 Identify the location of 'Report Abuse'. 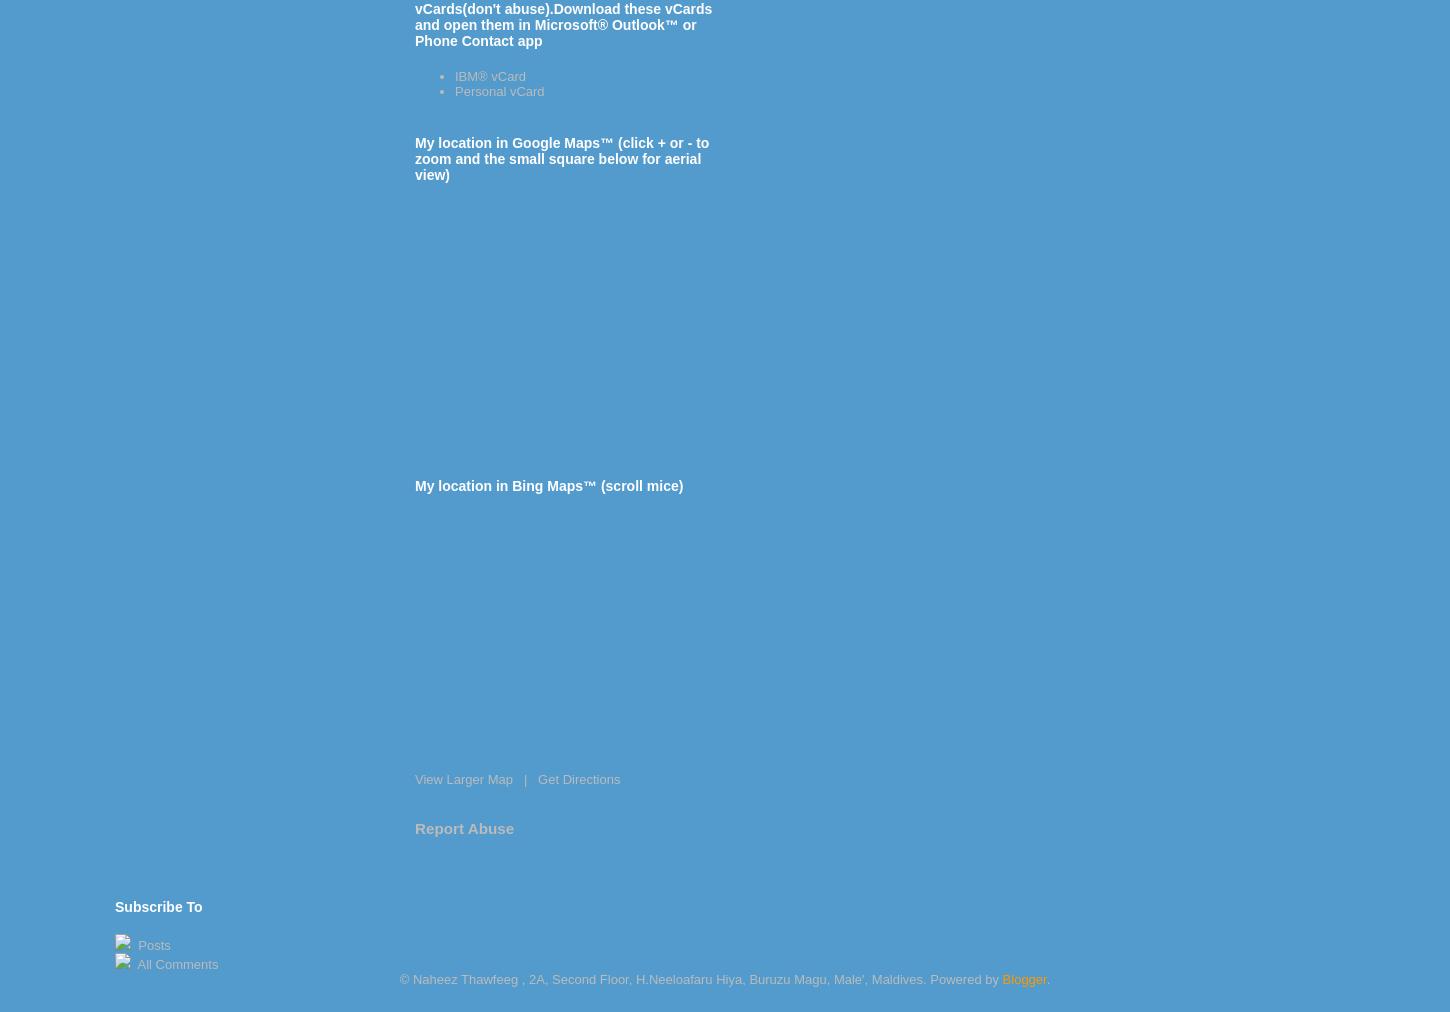
(463, 827).